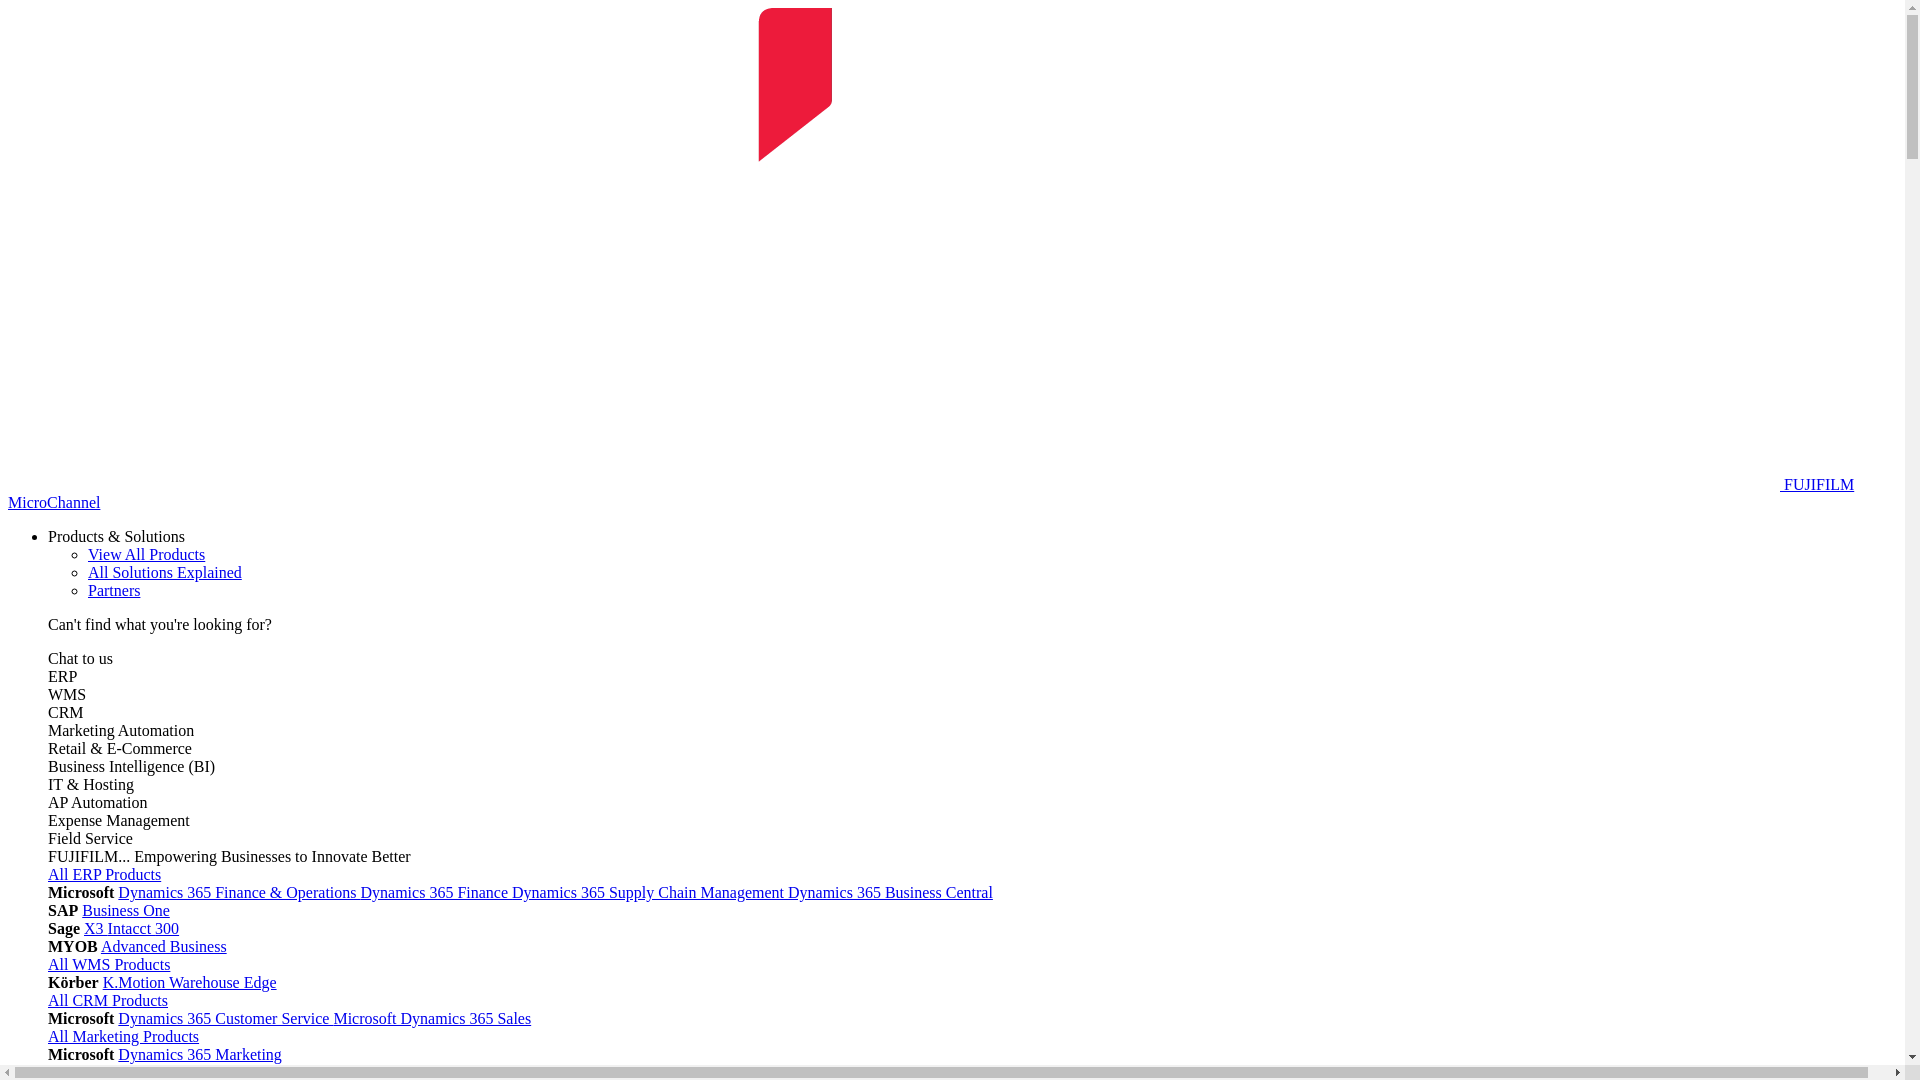 Image resolution: width=1920 pixels, height=1080 pixels. I want to click on 'Dynamics 365 Customer Service', so click(225, 1018).